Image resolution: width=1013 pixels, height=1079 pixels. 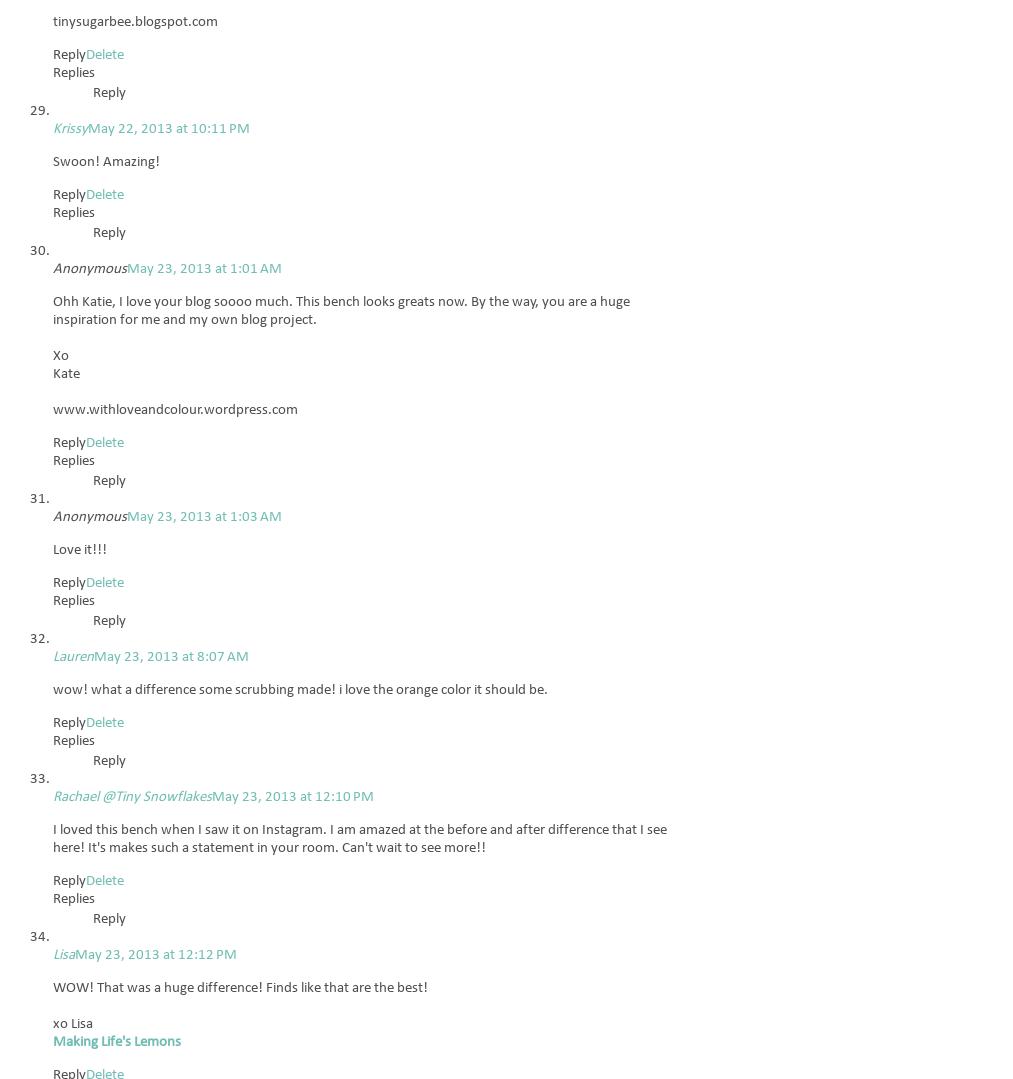 I want to click on 'Kate', so click(x=65, y=374).